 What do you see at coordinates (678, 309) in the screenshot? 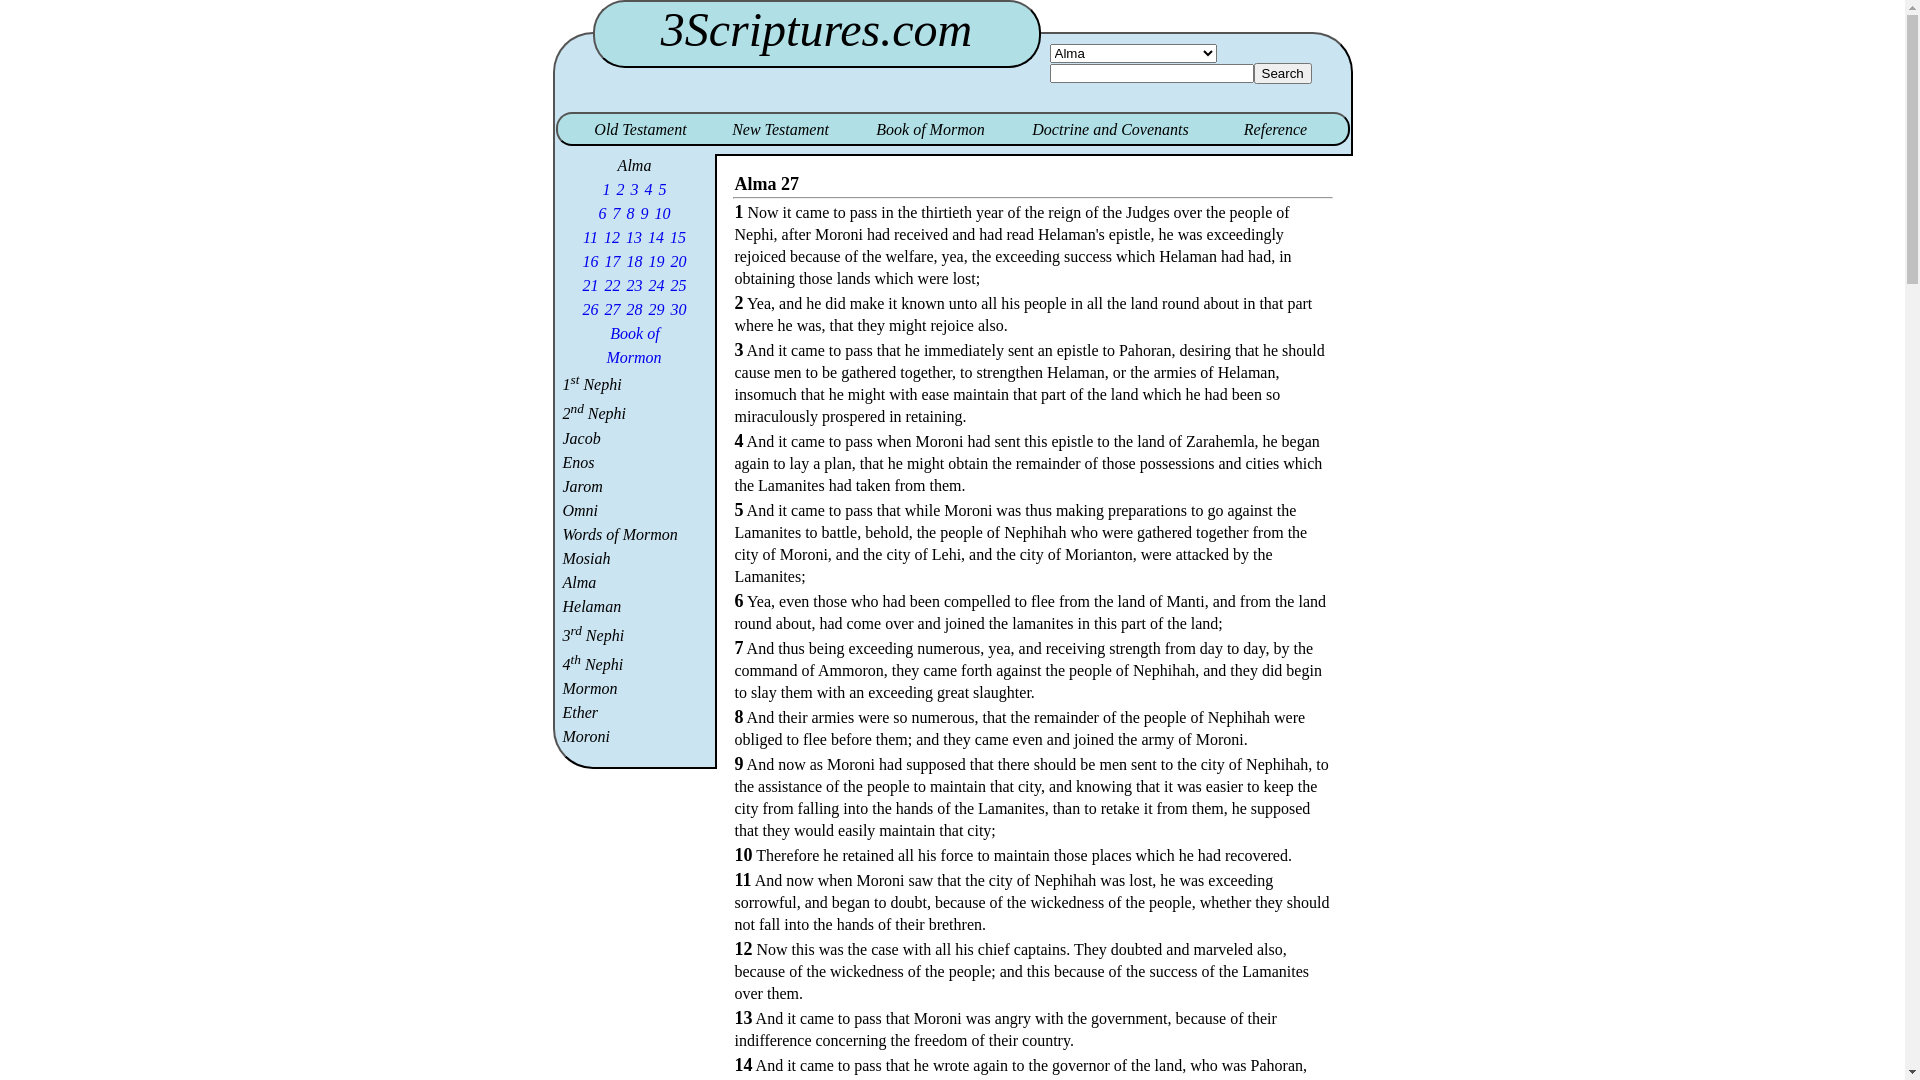
I see `'30'` at bounding box center [678, 309].